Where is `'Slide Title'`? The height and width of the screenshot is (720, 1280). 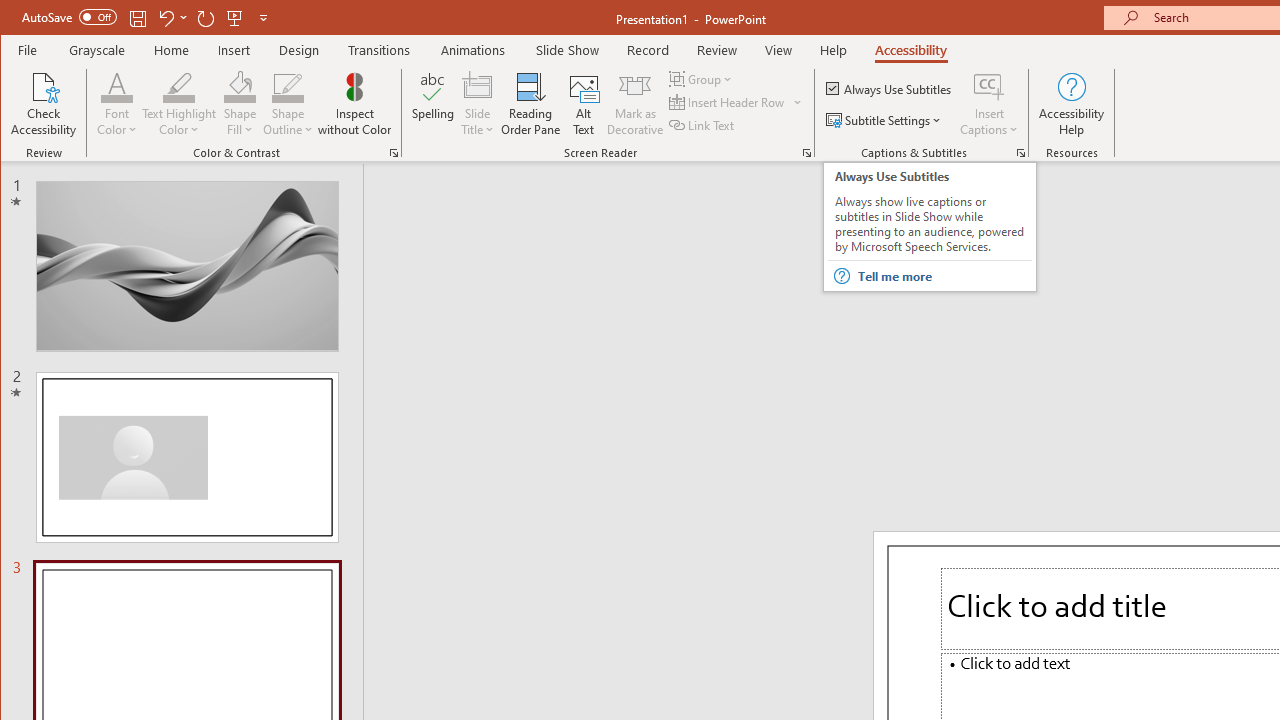 'Slide Title' is located at coordinates (477, 104).